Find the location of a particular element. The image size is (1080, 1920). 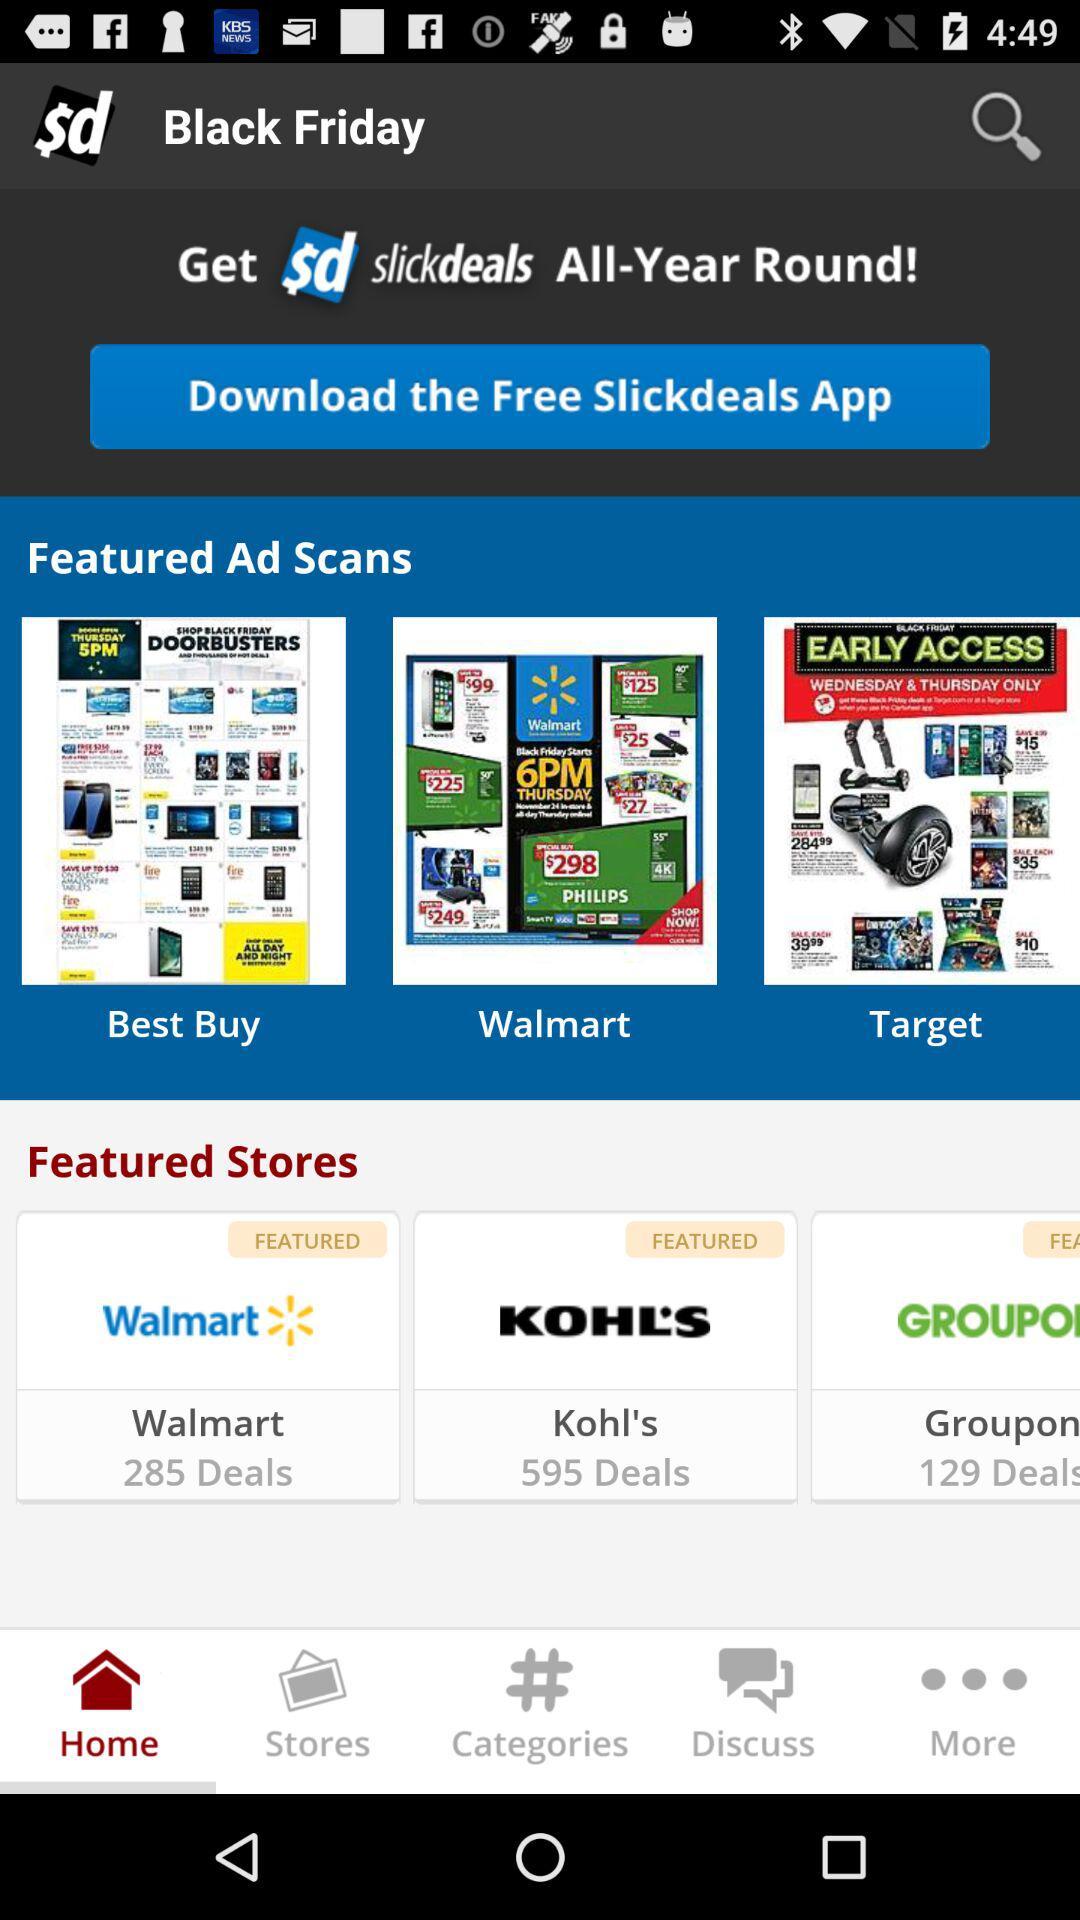

the chat icon is located at coordinates (756, 1836).